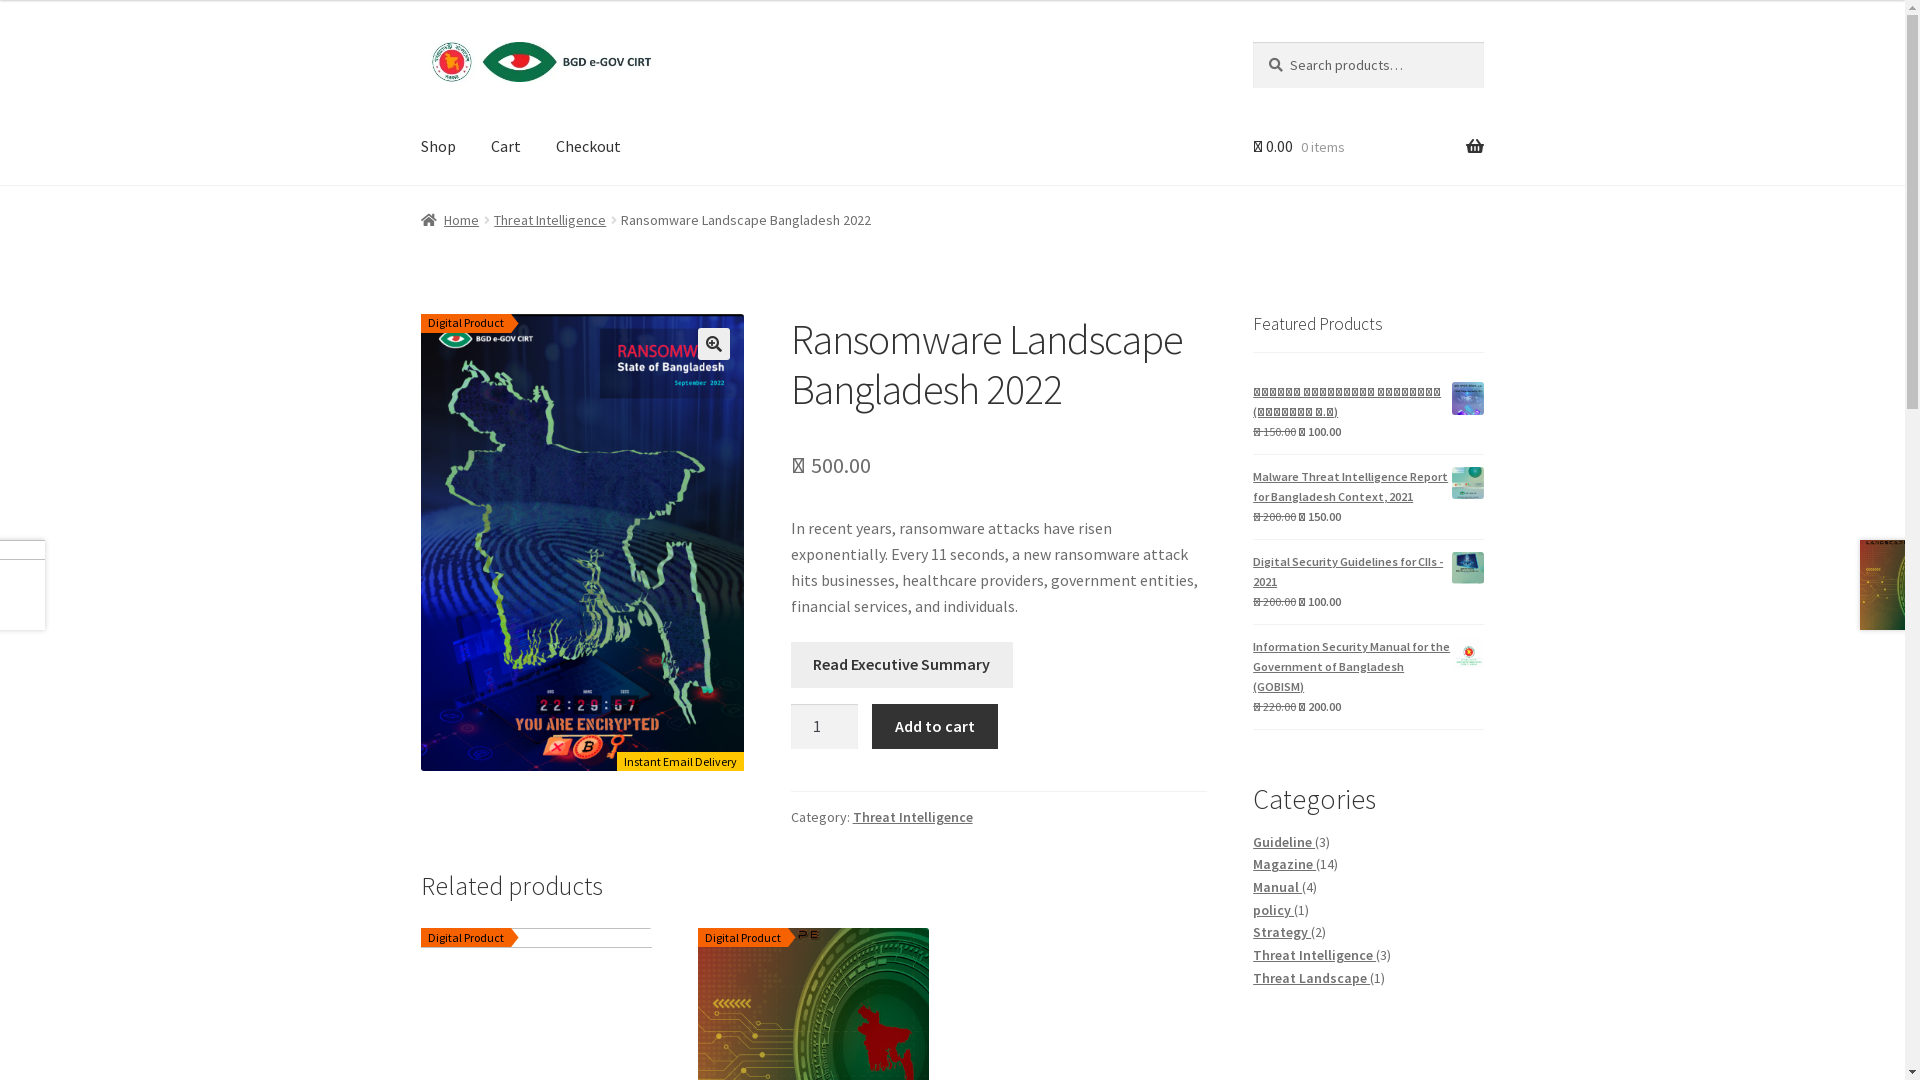 Image resolution: width=1920 pixels, height=1080 pixels. Describe the element at coordinates (1251, 41) in the screenshot. I see `'Search'` at that location.